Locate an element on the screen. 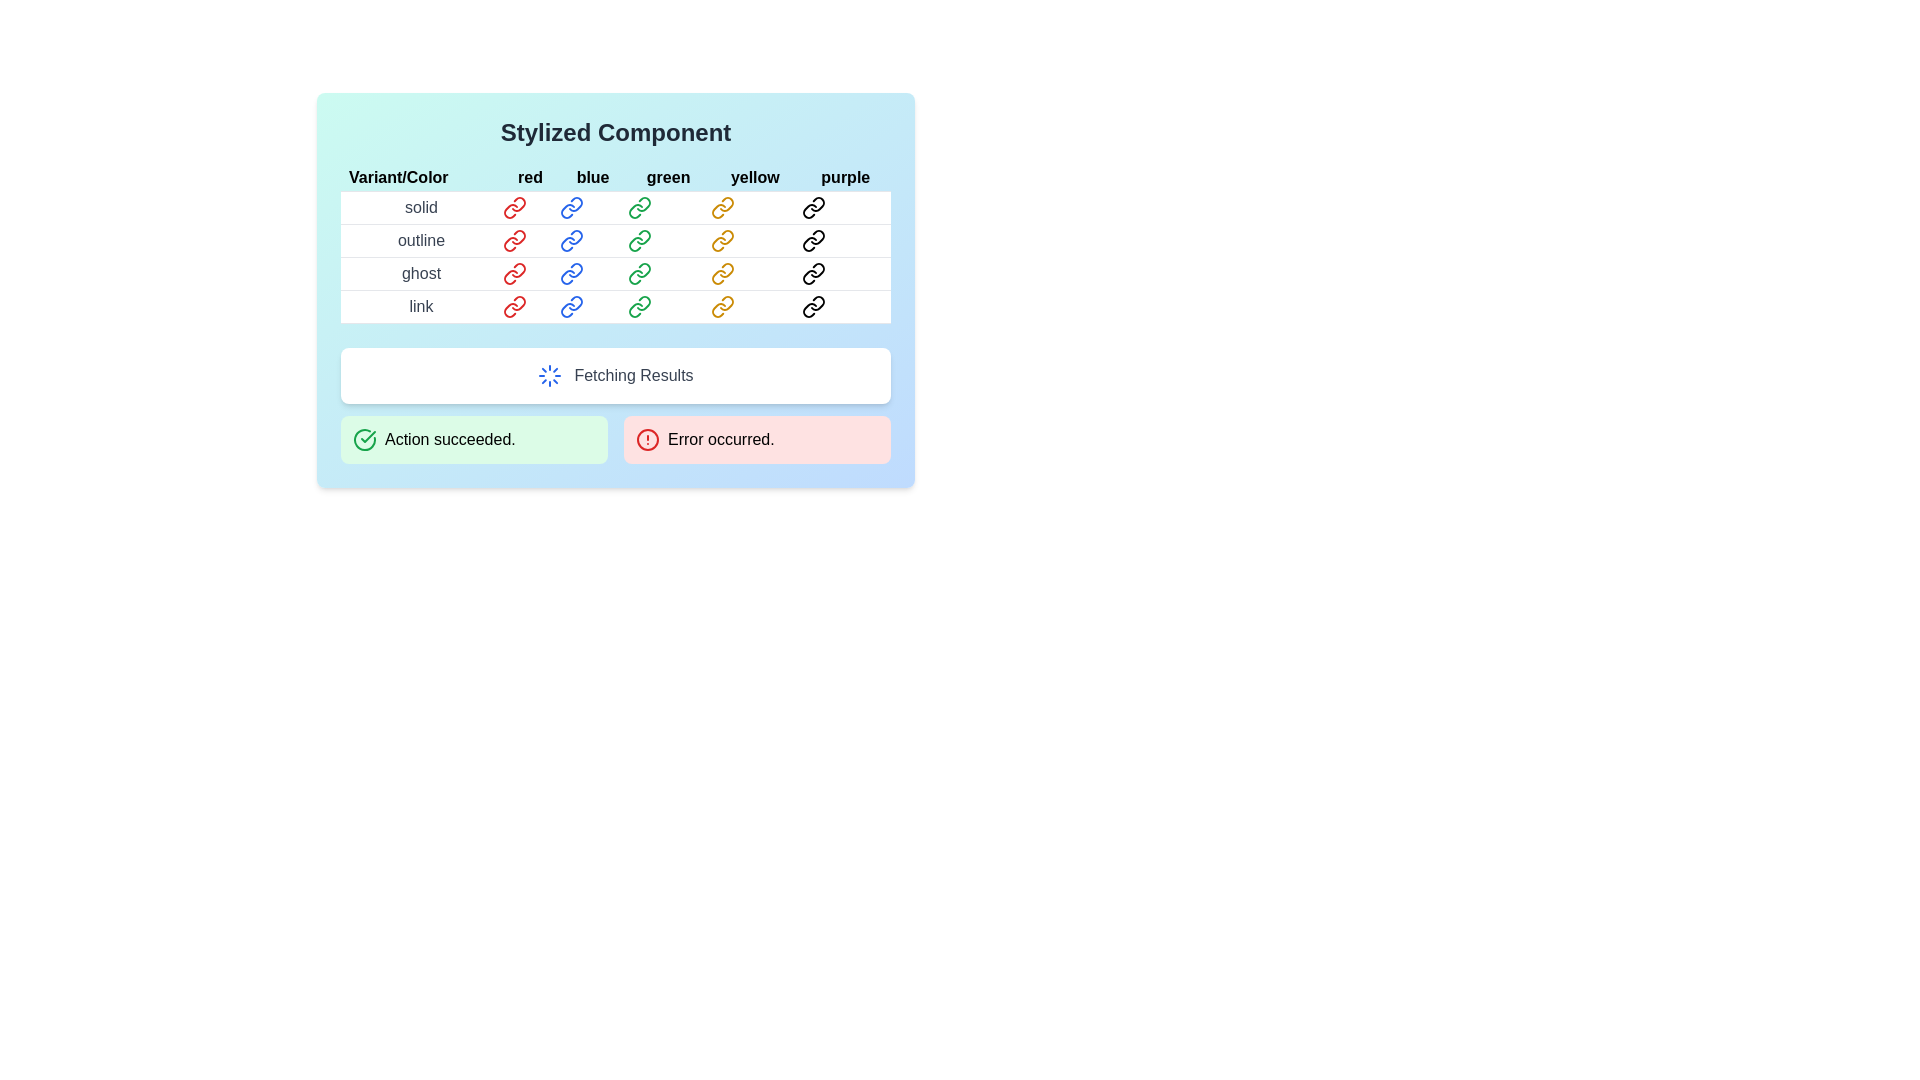 This screenshot has height=1080, width=1920. the interactive links in the second row of the table labeled 'outline' to trigger additional effects is located at coordinates (614, 256).